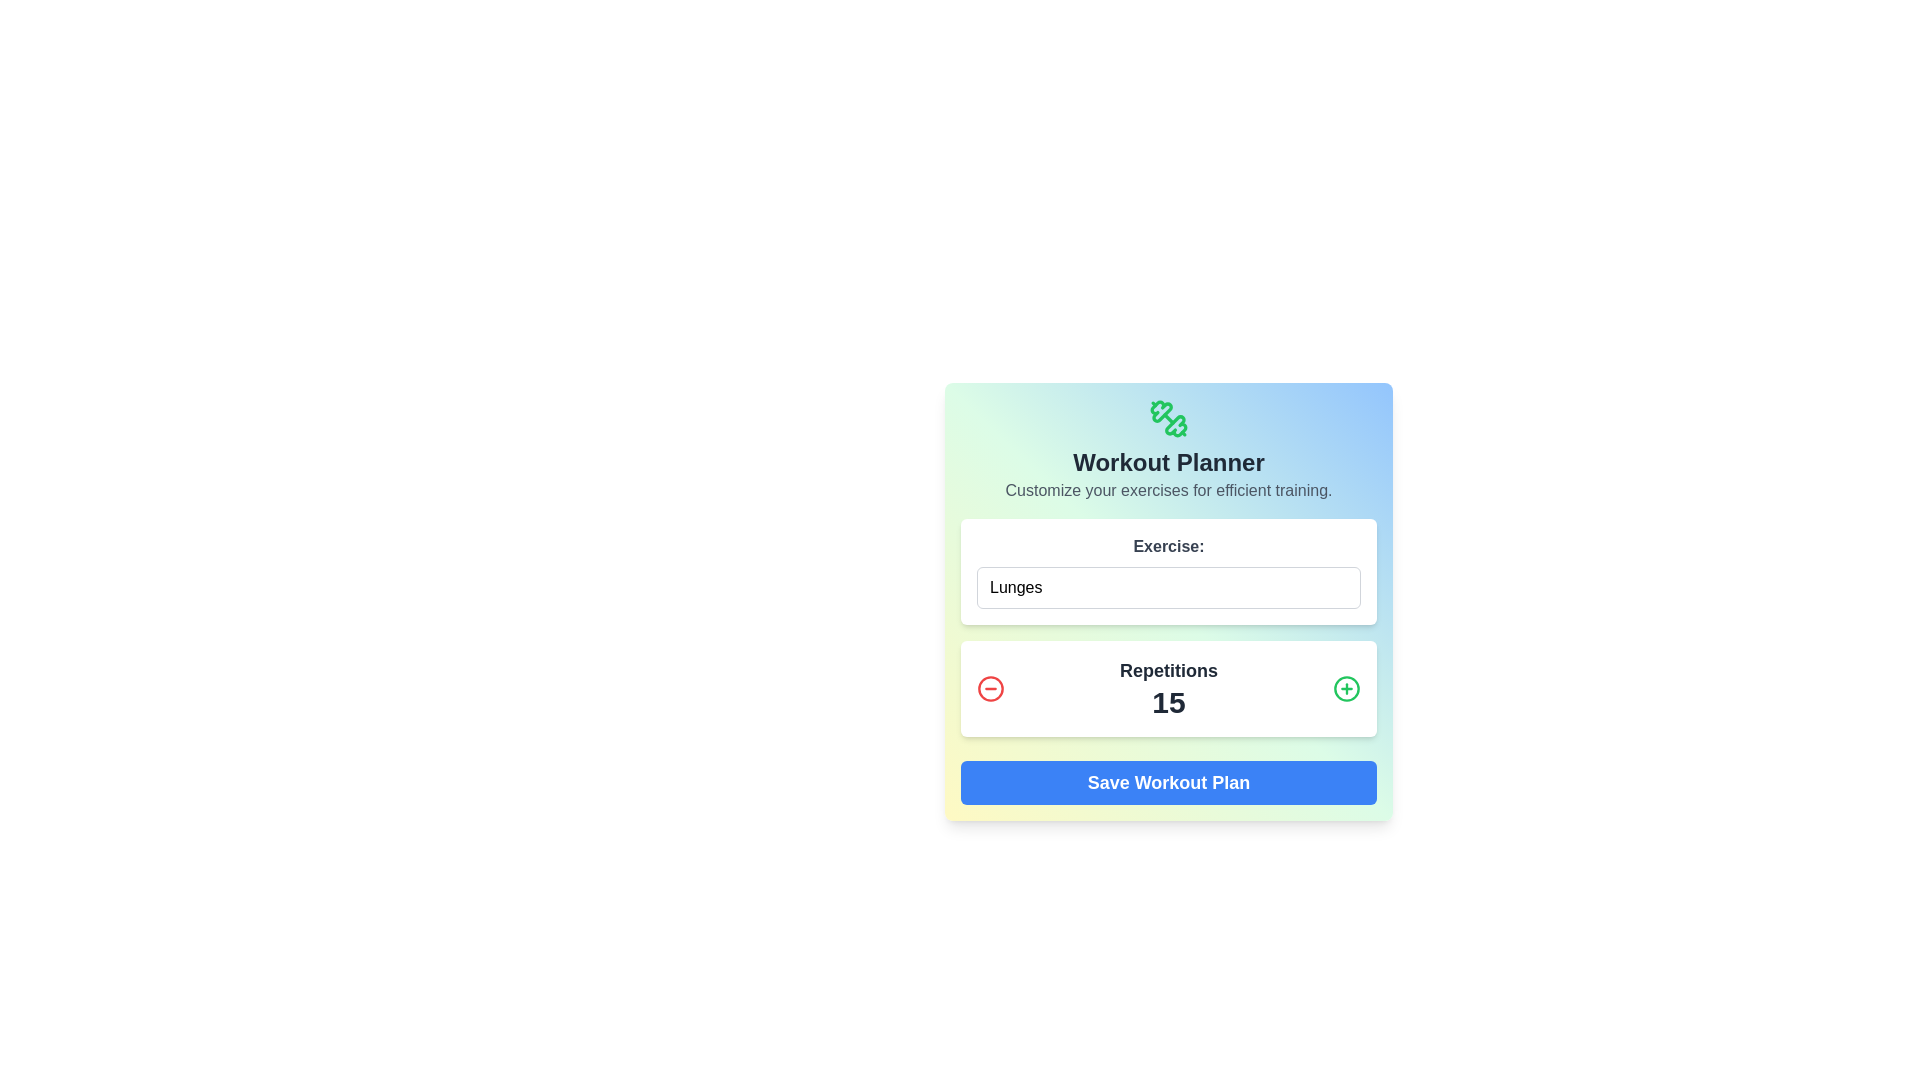 The height and width of the screenshot is (1080, 1920). I want to click on the input field labeled 'Exercise:' to focus on the input box containing the prefilled value 'Lunges', so click(1169, 571).